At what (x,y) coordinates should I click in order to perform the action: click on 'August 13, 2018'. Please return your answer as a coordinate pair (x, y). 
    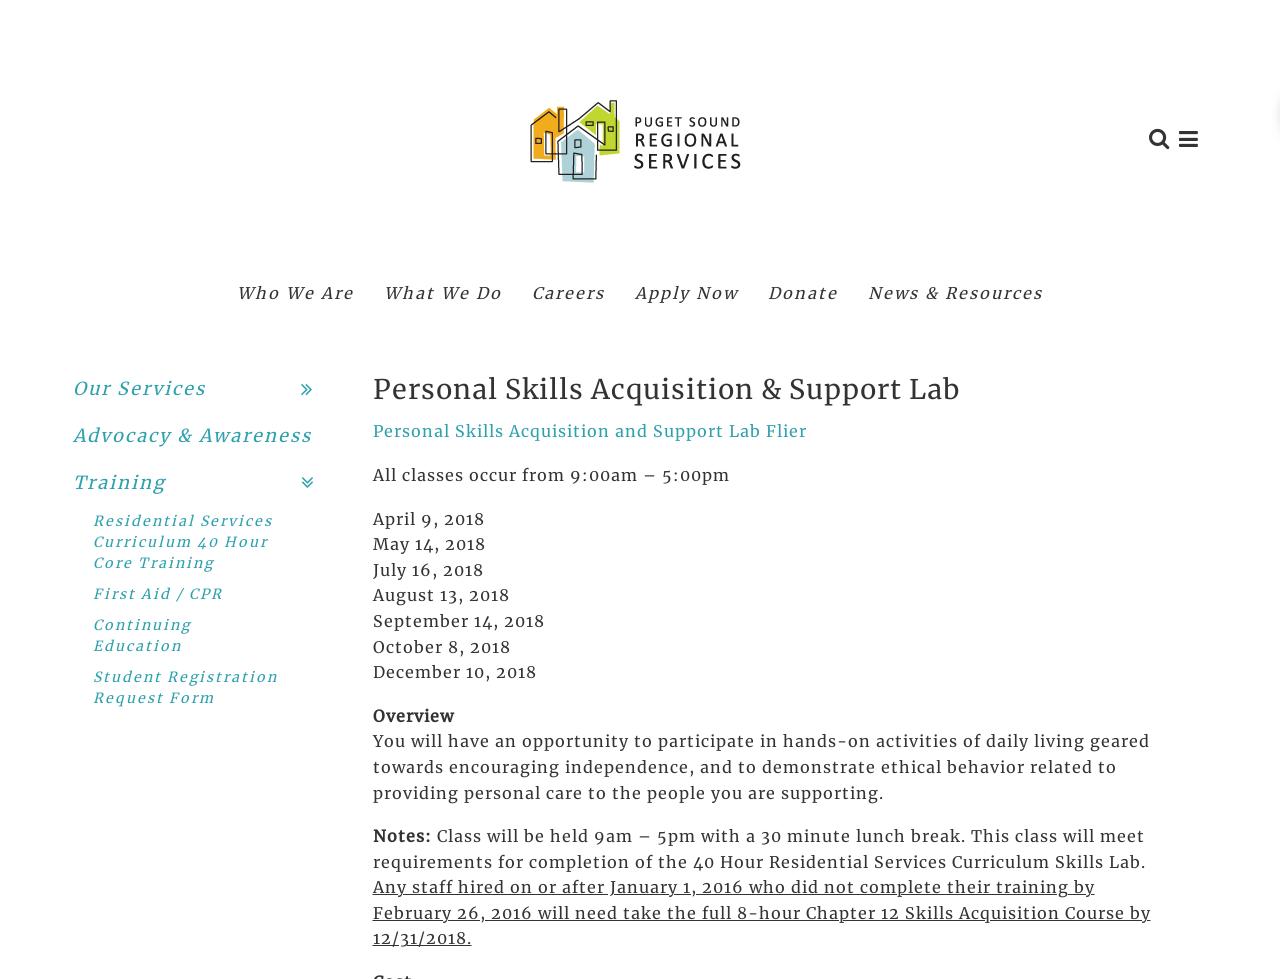
    Looking at the image, I should click on (439, 594).